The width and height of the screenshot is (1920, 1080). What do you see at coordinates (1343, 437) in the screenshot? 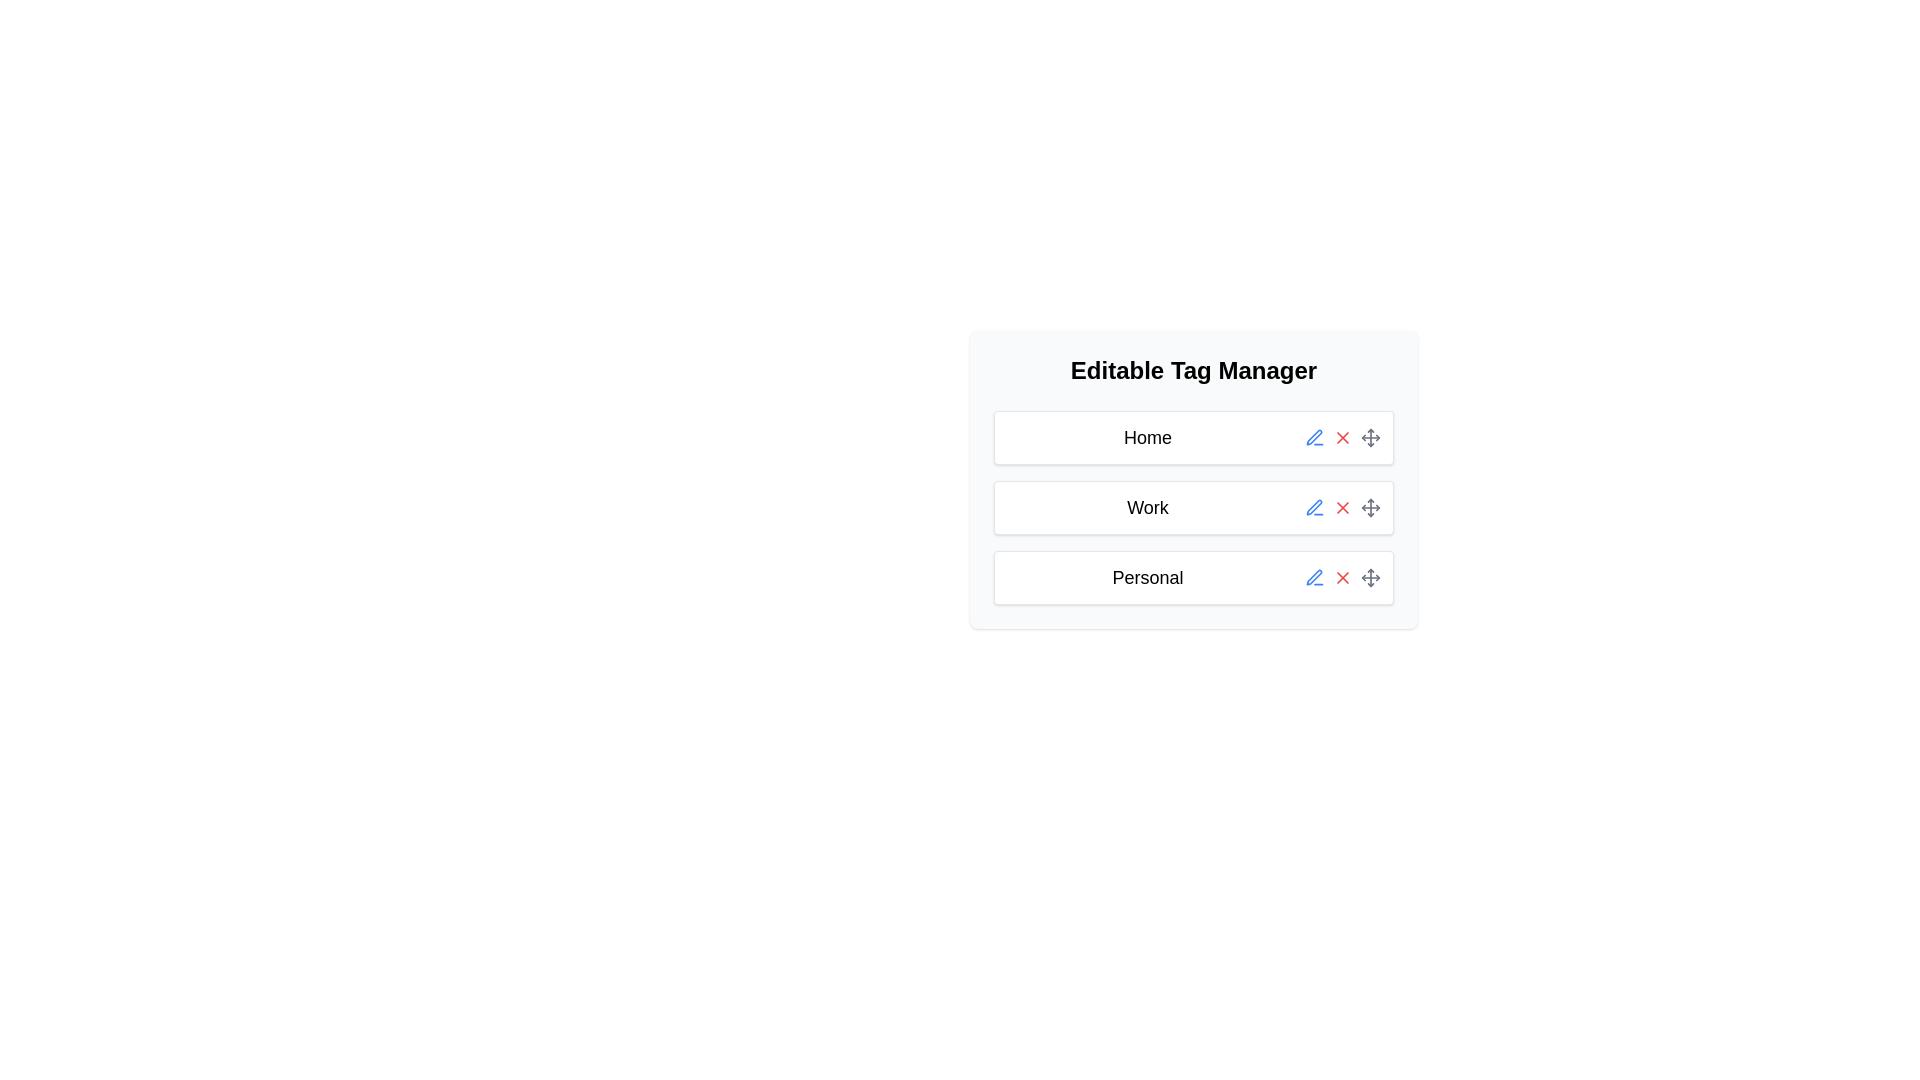
I see `the delete button associated with the 'Home' item in the 'Editable Tag Manager' section` at bounding box center [1343, 437].